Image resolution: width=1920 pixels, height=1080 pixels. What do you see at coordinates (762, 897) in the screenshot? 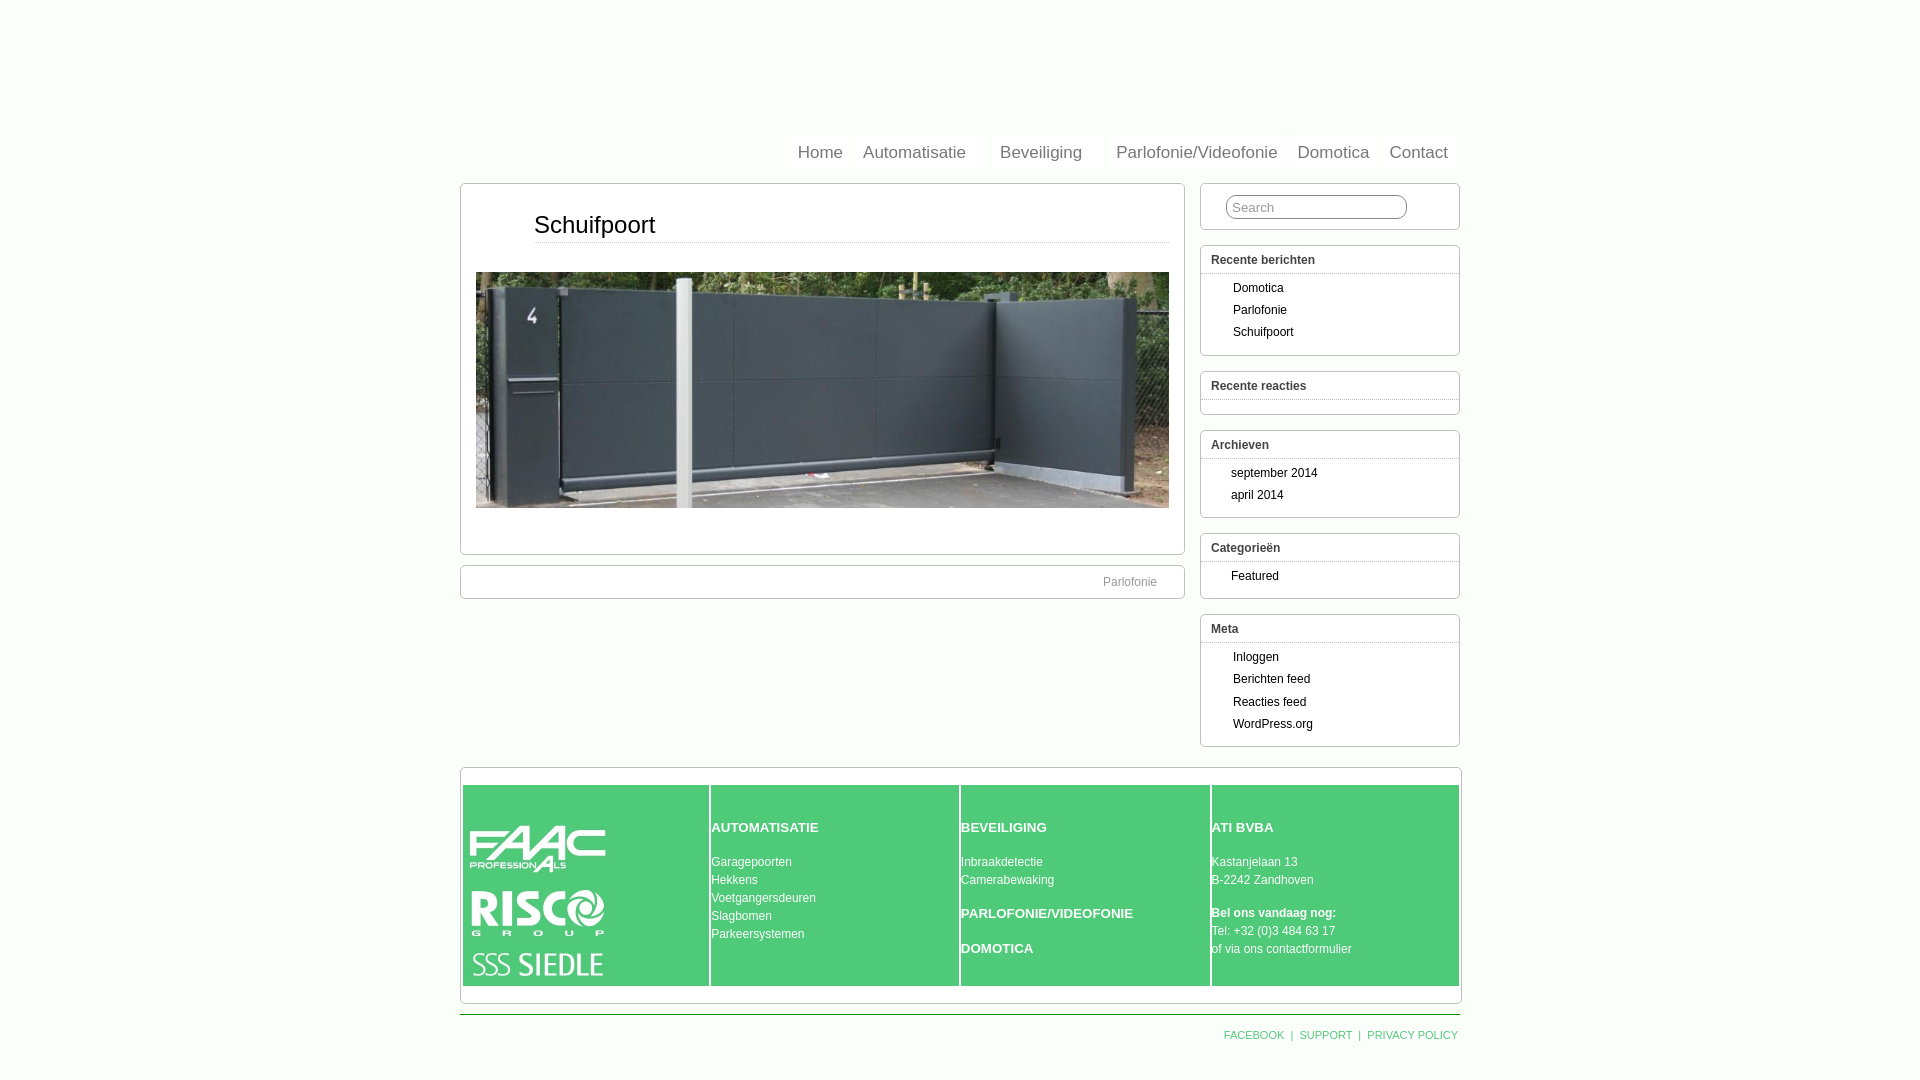
I see `'Voetgangersdeuren'` at bounding box center [762, 897].